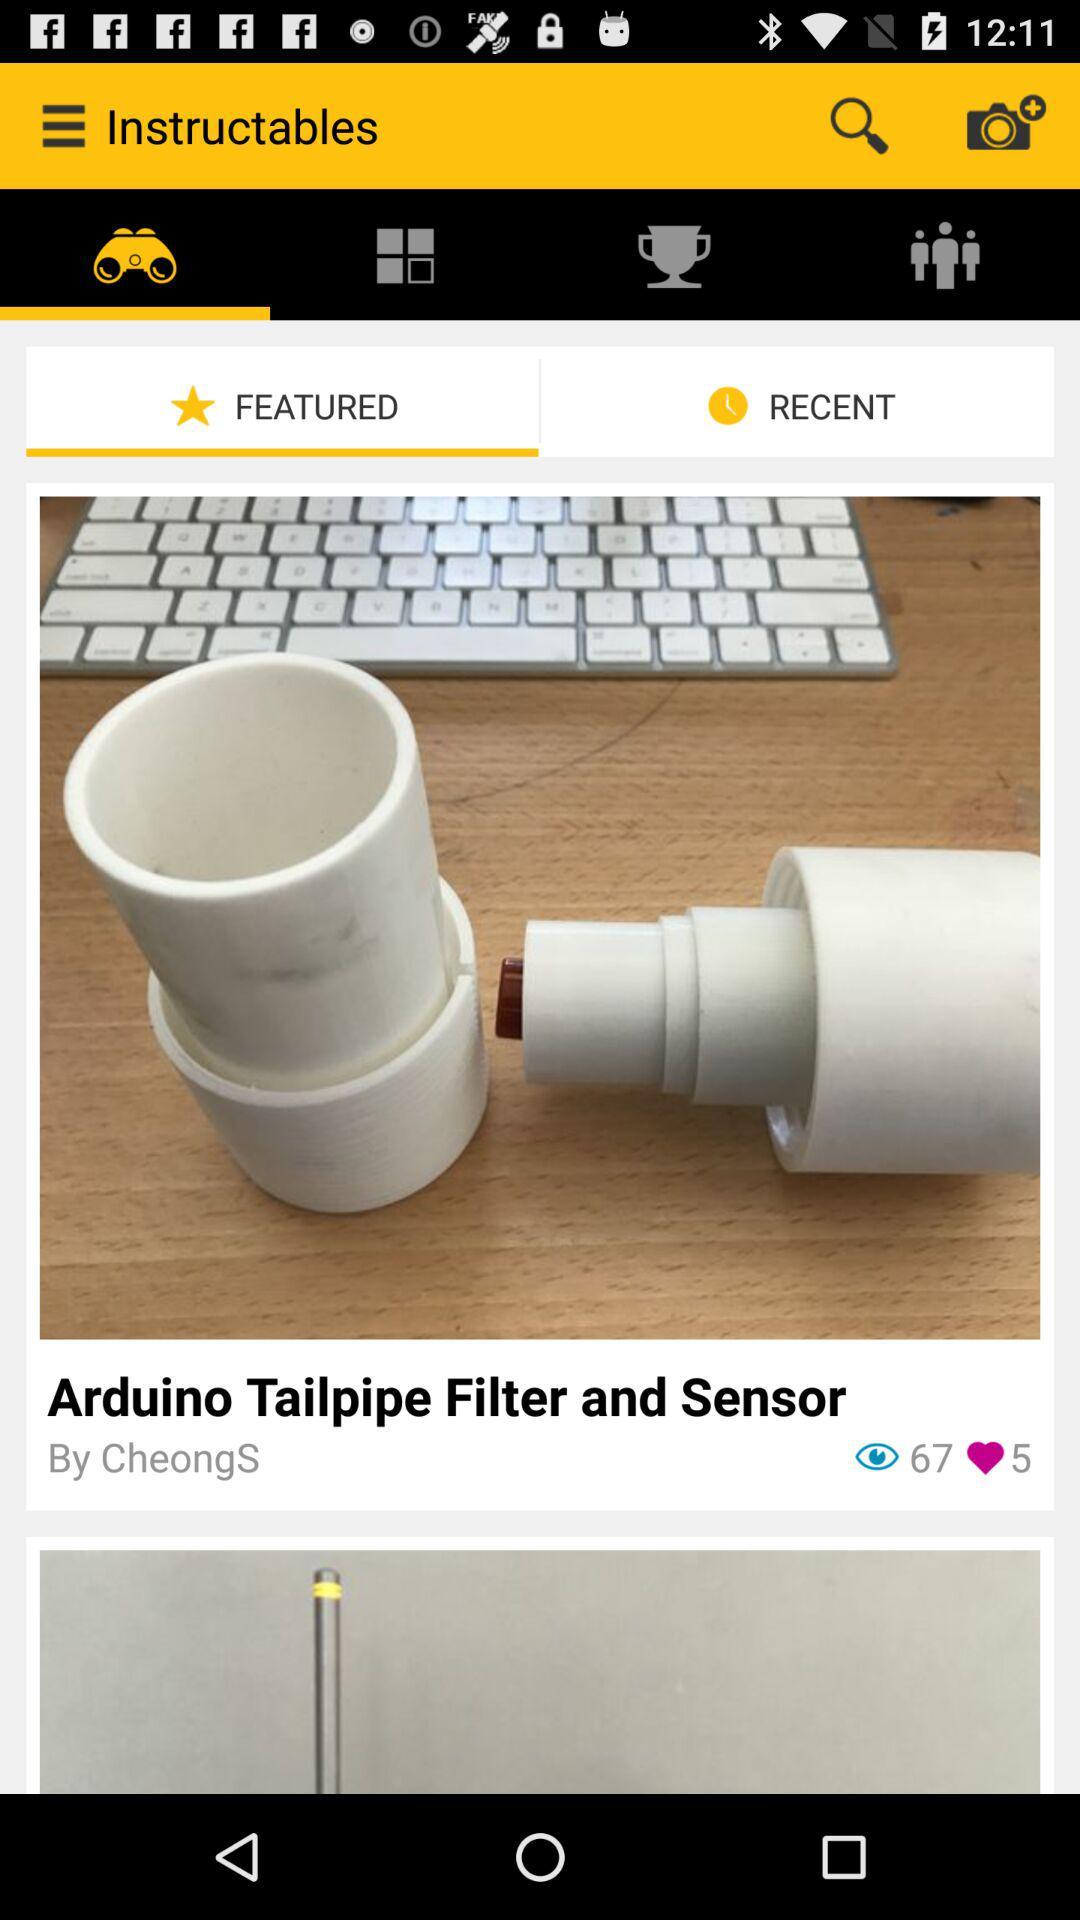 The image size is (1080, 1920). I want to click on item above 5, so click(538, 1394).